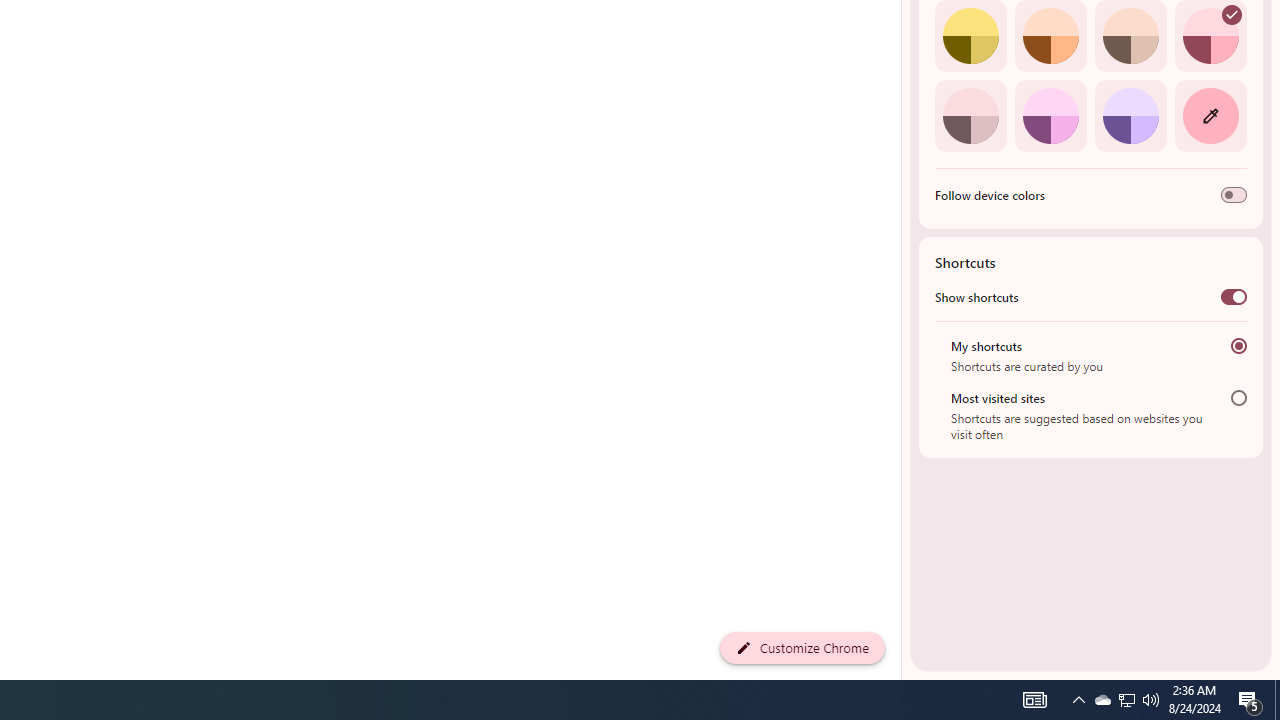  Describe the element at coordinates (1209, 115) in the screenshot. I see `'Custom color'` at that location.